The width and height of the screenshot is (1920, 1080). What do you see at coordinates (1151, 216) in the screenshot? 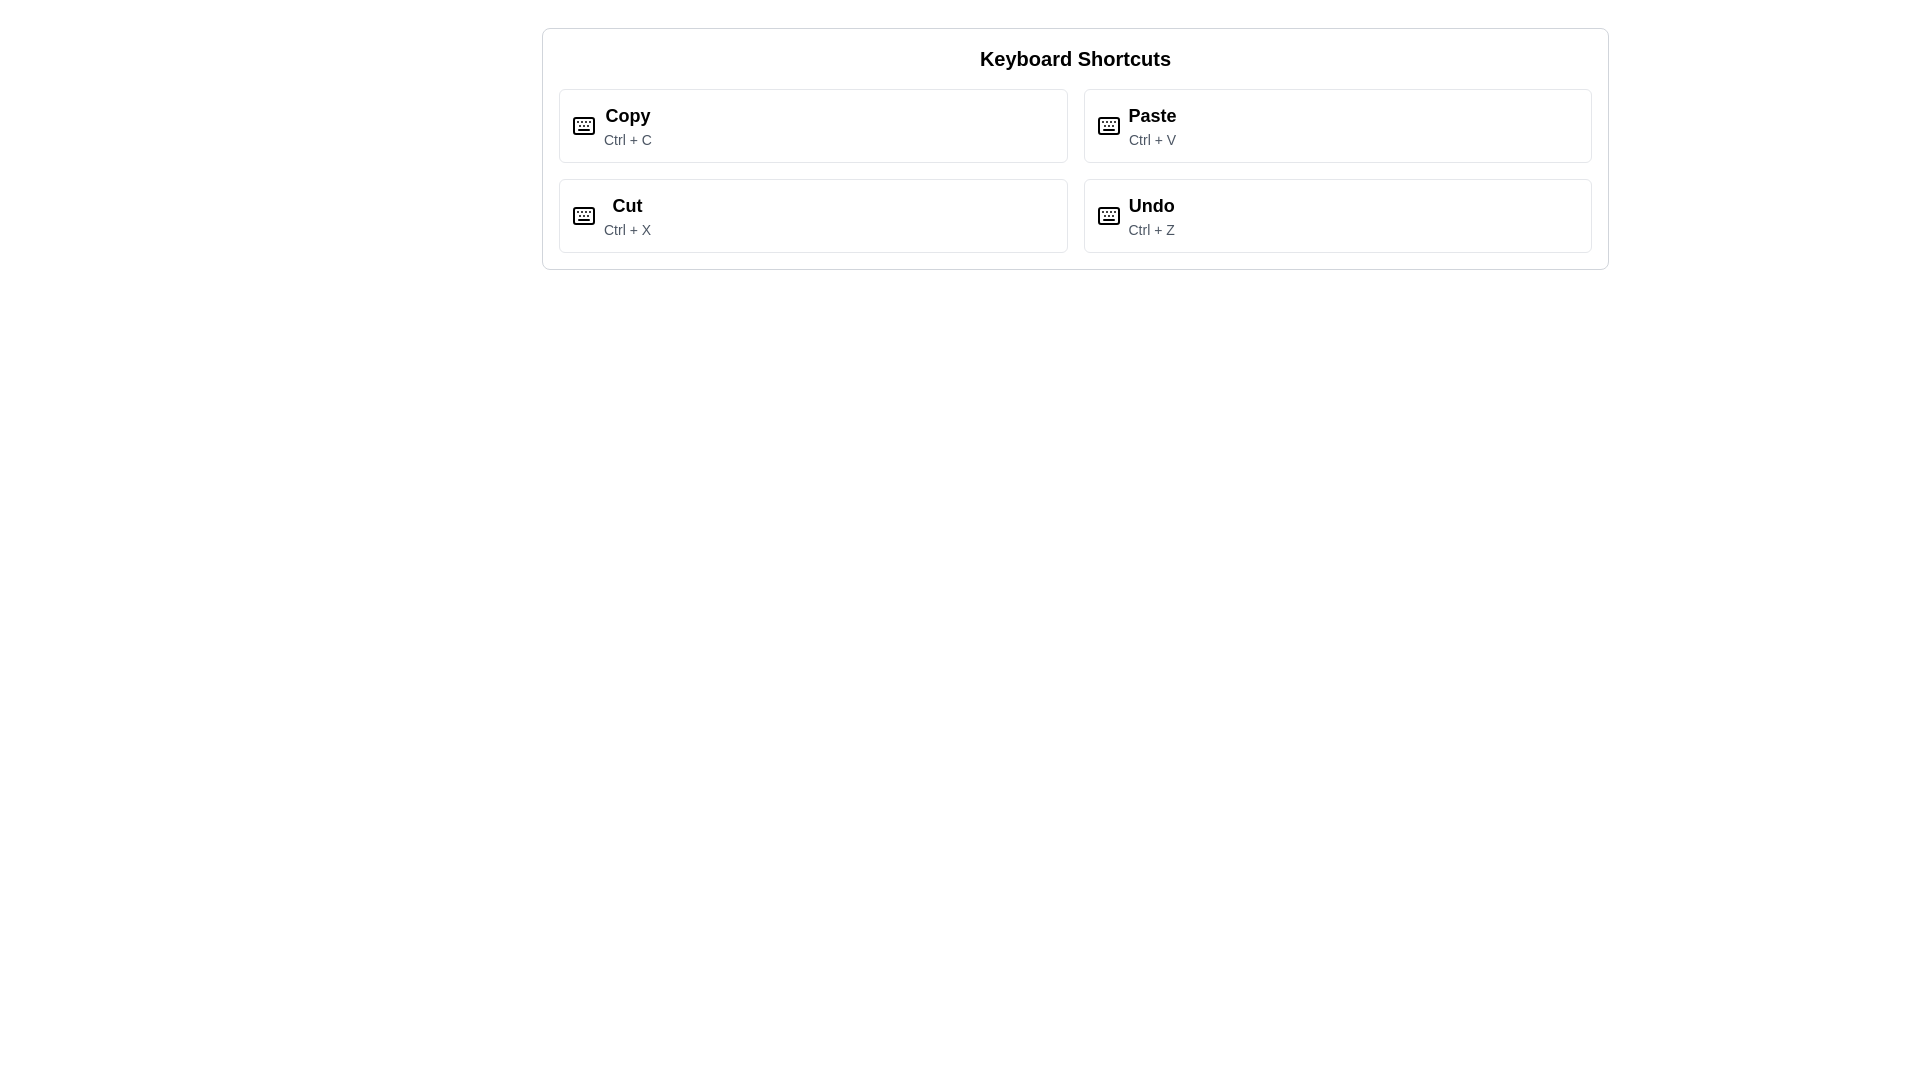
I see `the Text display component that shows the 'Undo' action keyboard shortcut ('Ctrl + Z') in the Keyboard Shortcuts window, located in the bottom-right quadrant` at bounding box center [1151, 216].